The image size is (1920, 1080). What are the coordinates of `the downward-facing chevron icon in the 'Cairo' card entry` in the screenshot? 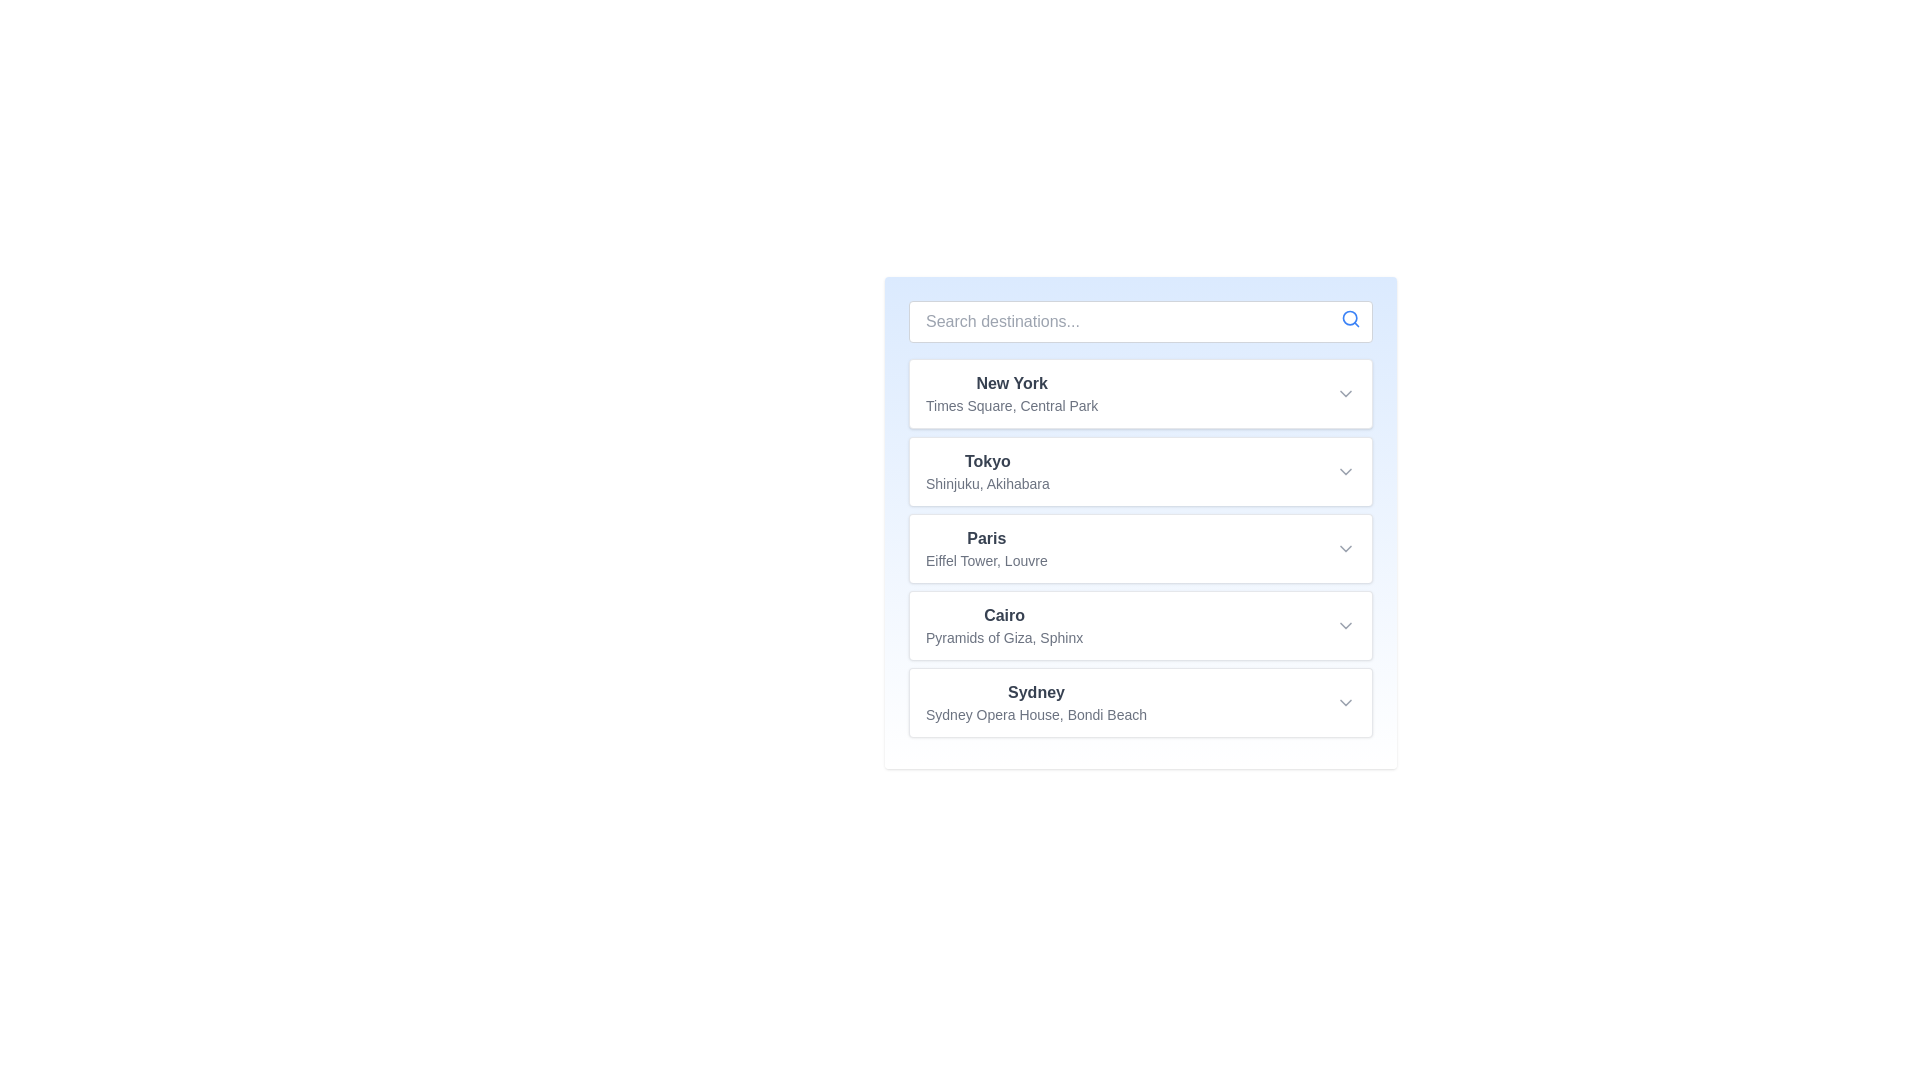 It's located at (1345, 624).